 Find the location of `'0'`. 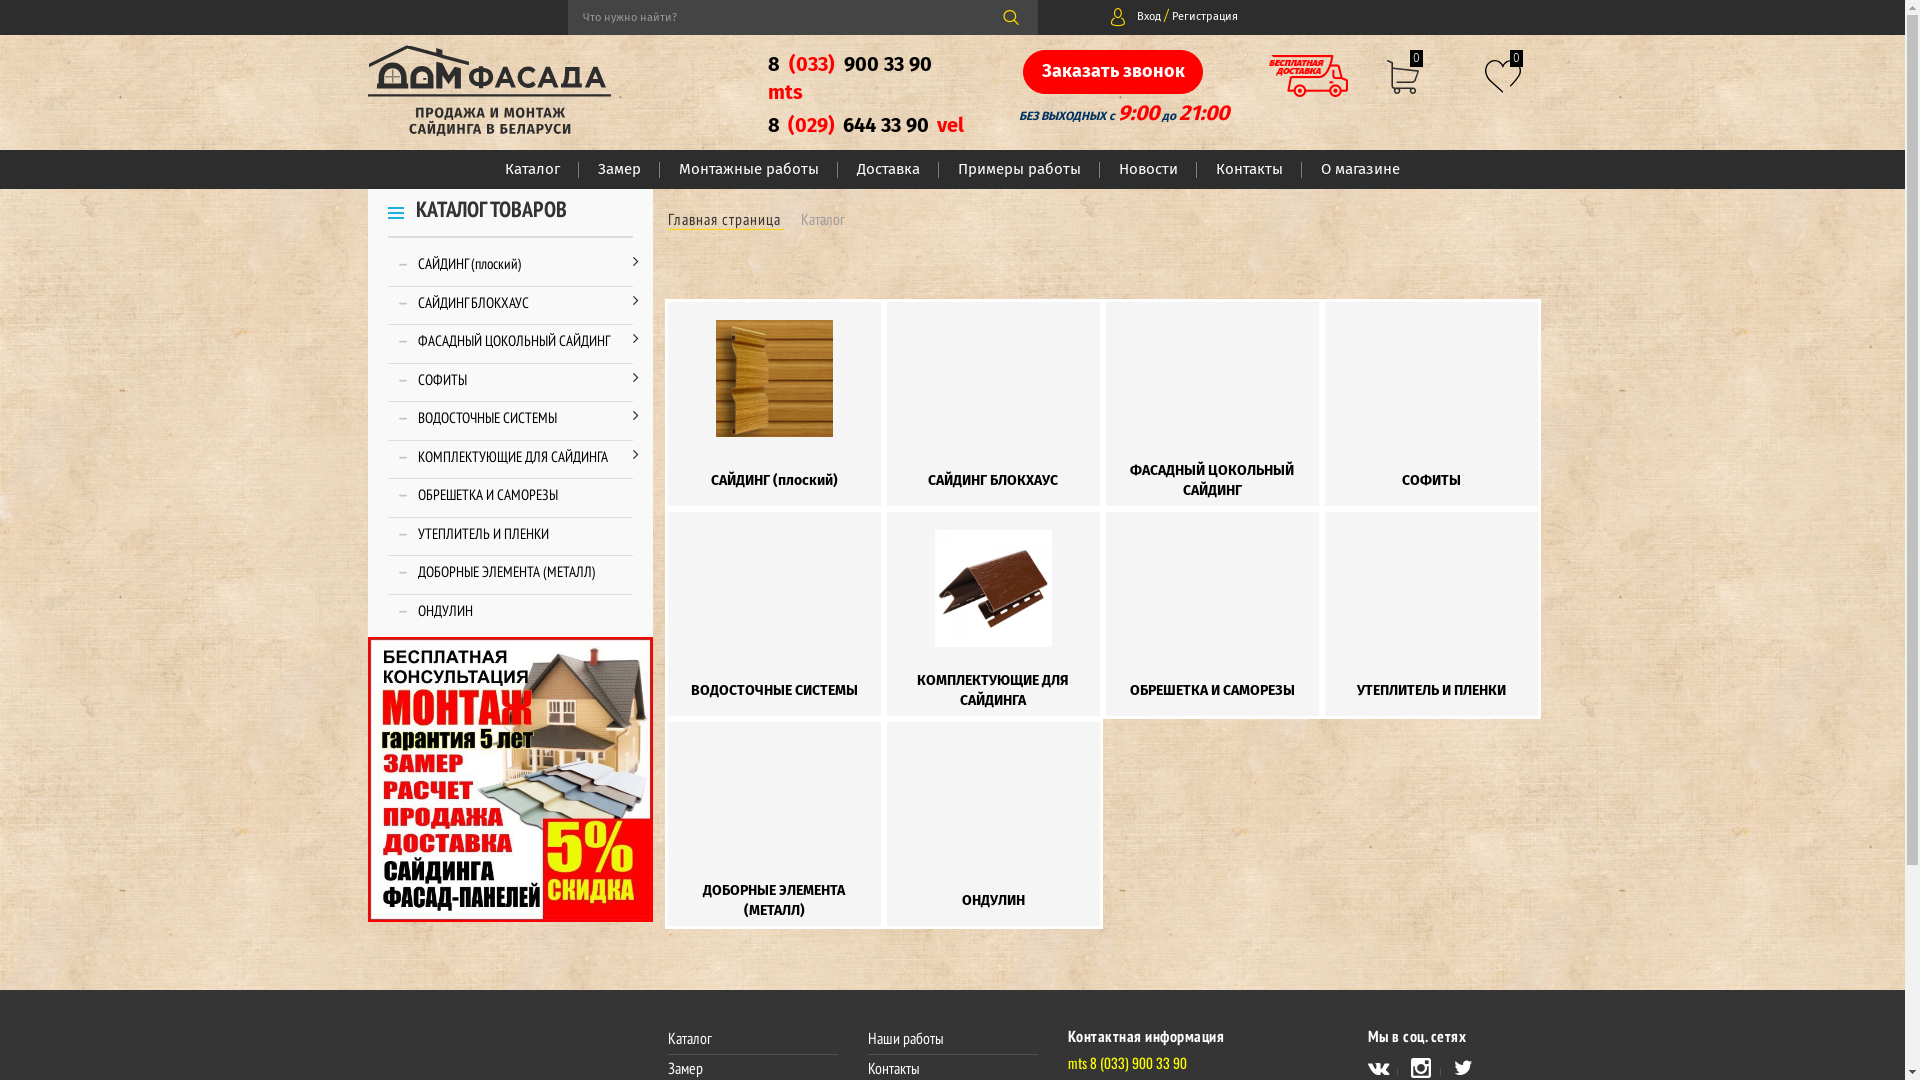

'0' is located at coordinates (1401, 68).